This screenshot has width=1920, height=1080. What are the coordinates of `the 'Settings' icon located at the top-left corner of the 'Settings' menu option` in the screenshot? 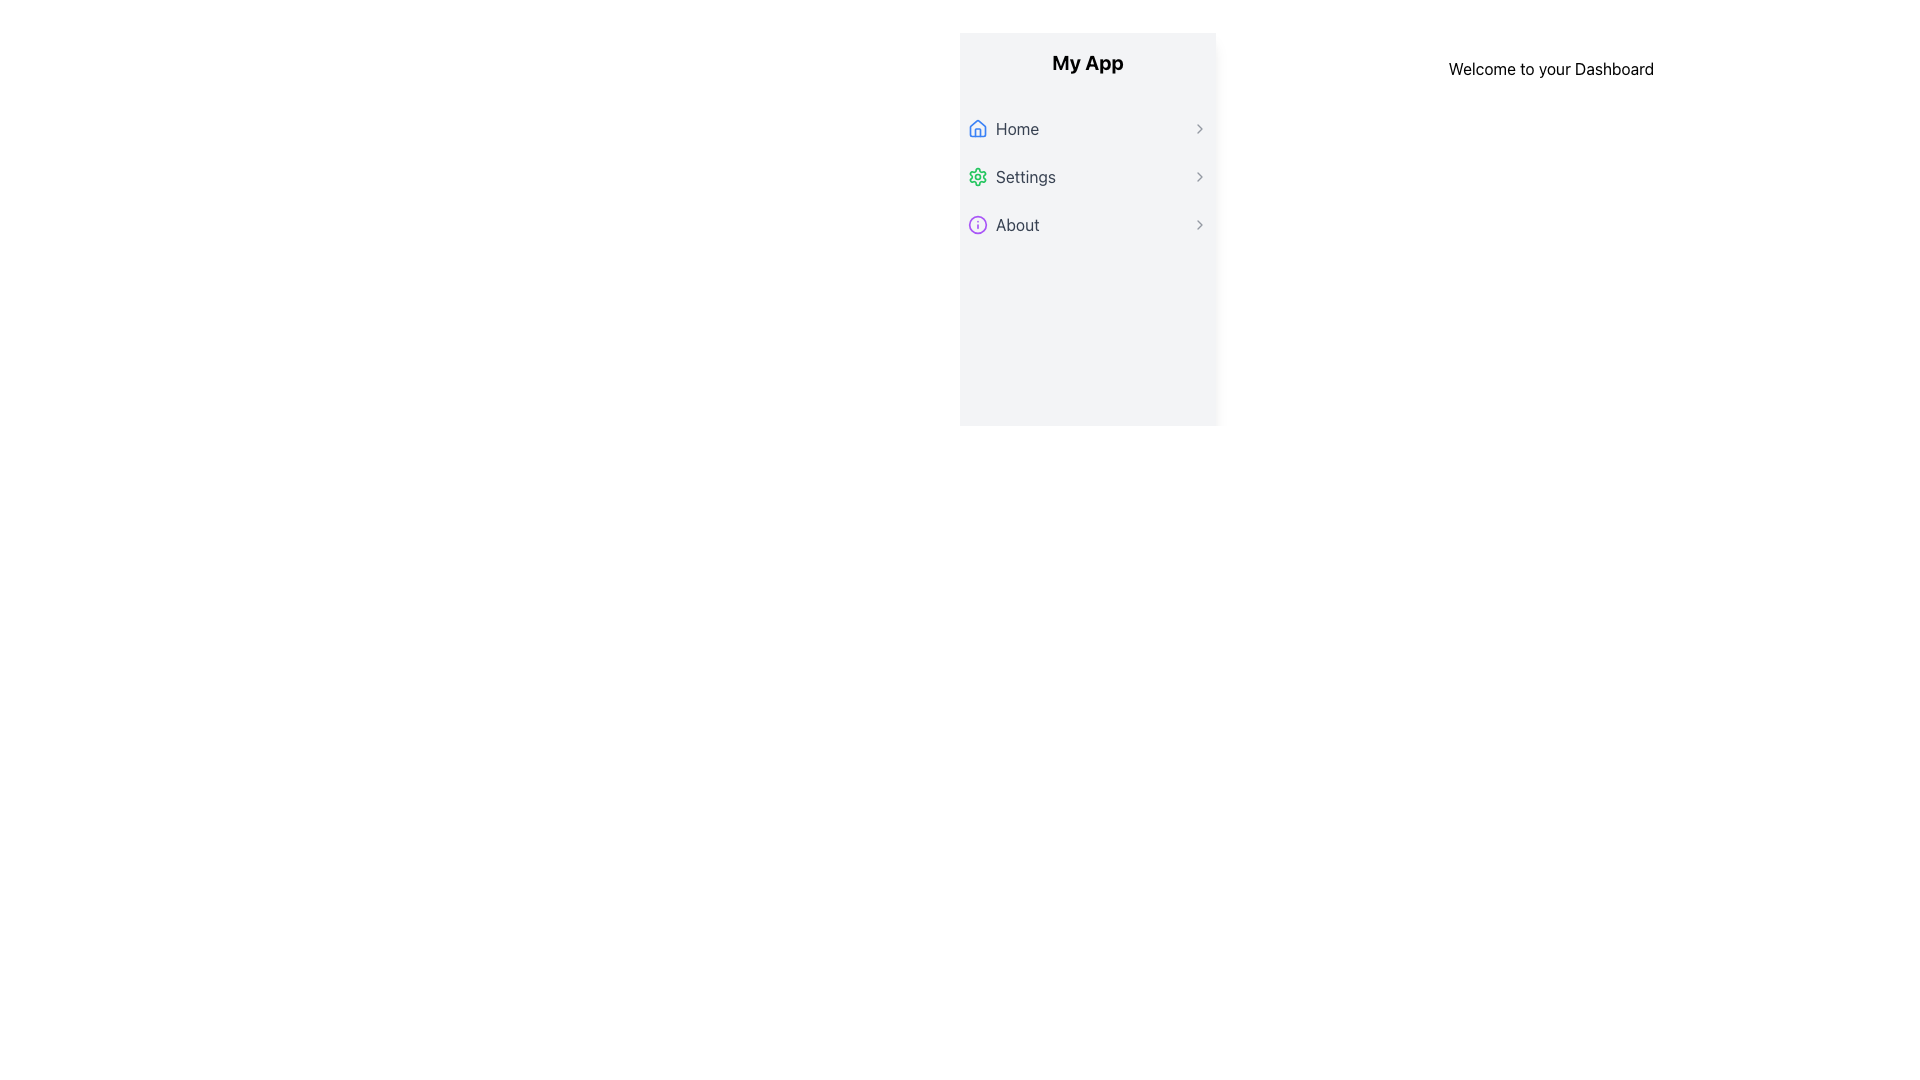 It's located at (978, 176).